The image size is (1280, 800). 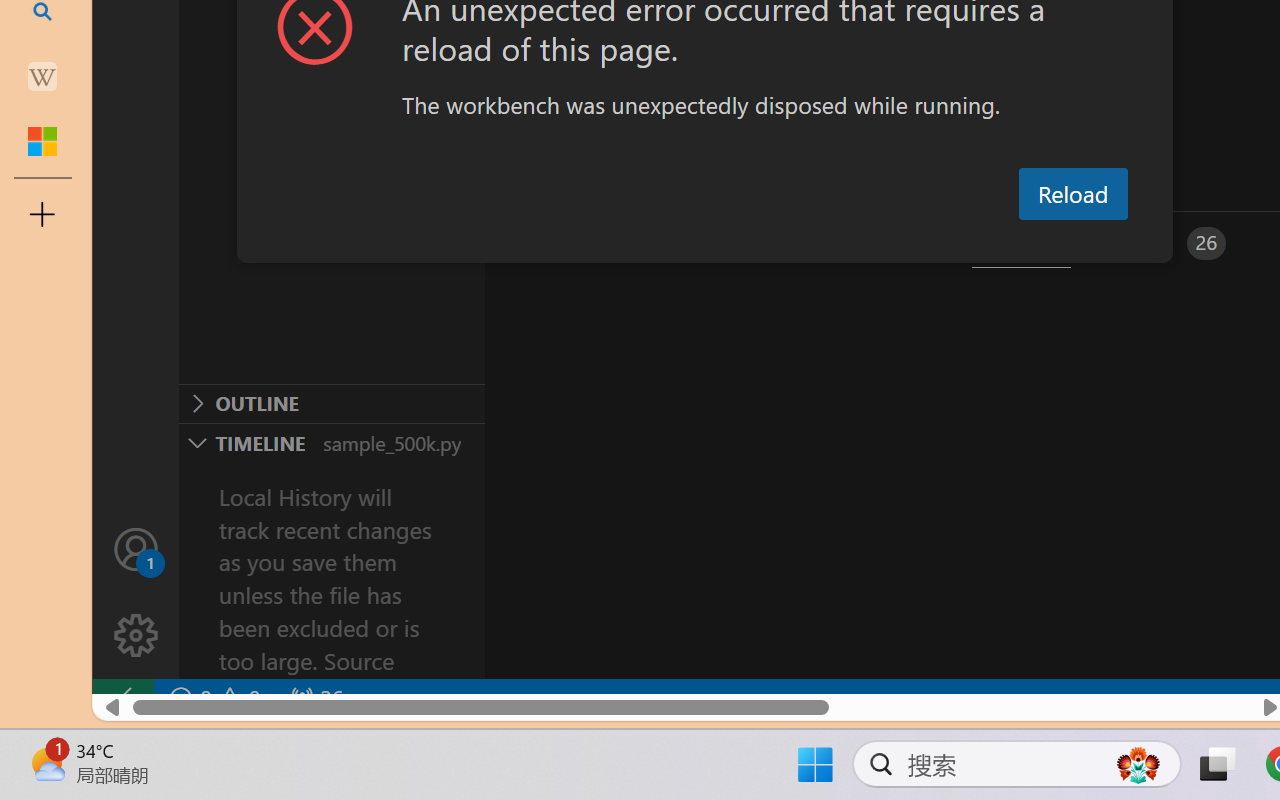 What do you see at coordinates (1165, 242) in the screenshot?
I see `'Ports - 26 forwarded ports'` at bounding box center [1165, 242].